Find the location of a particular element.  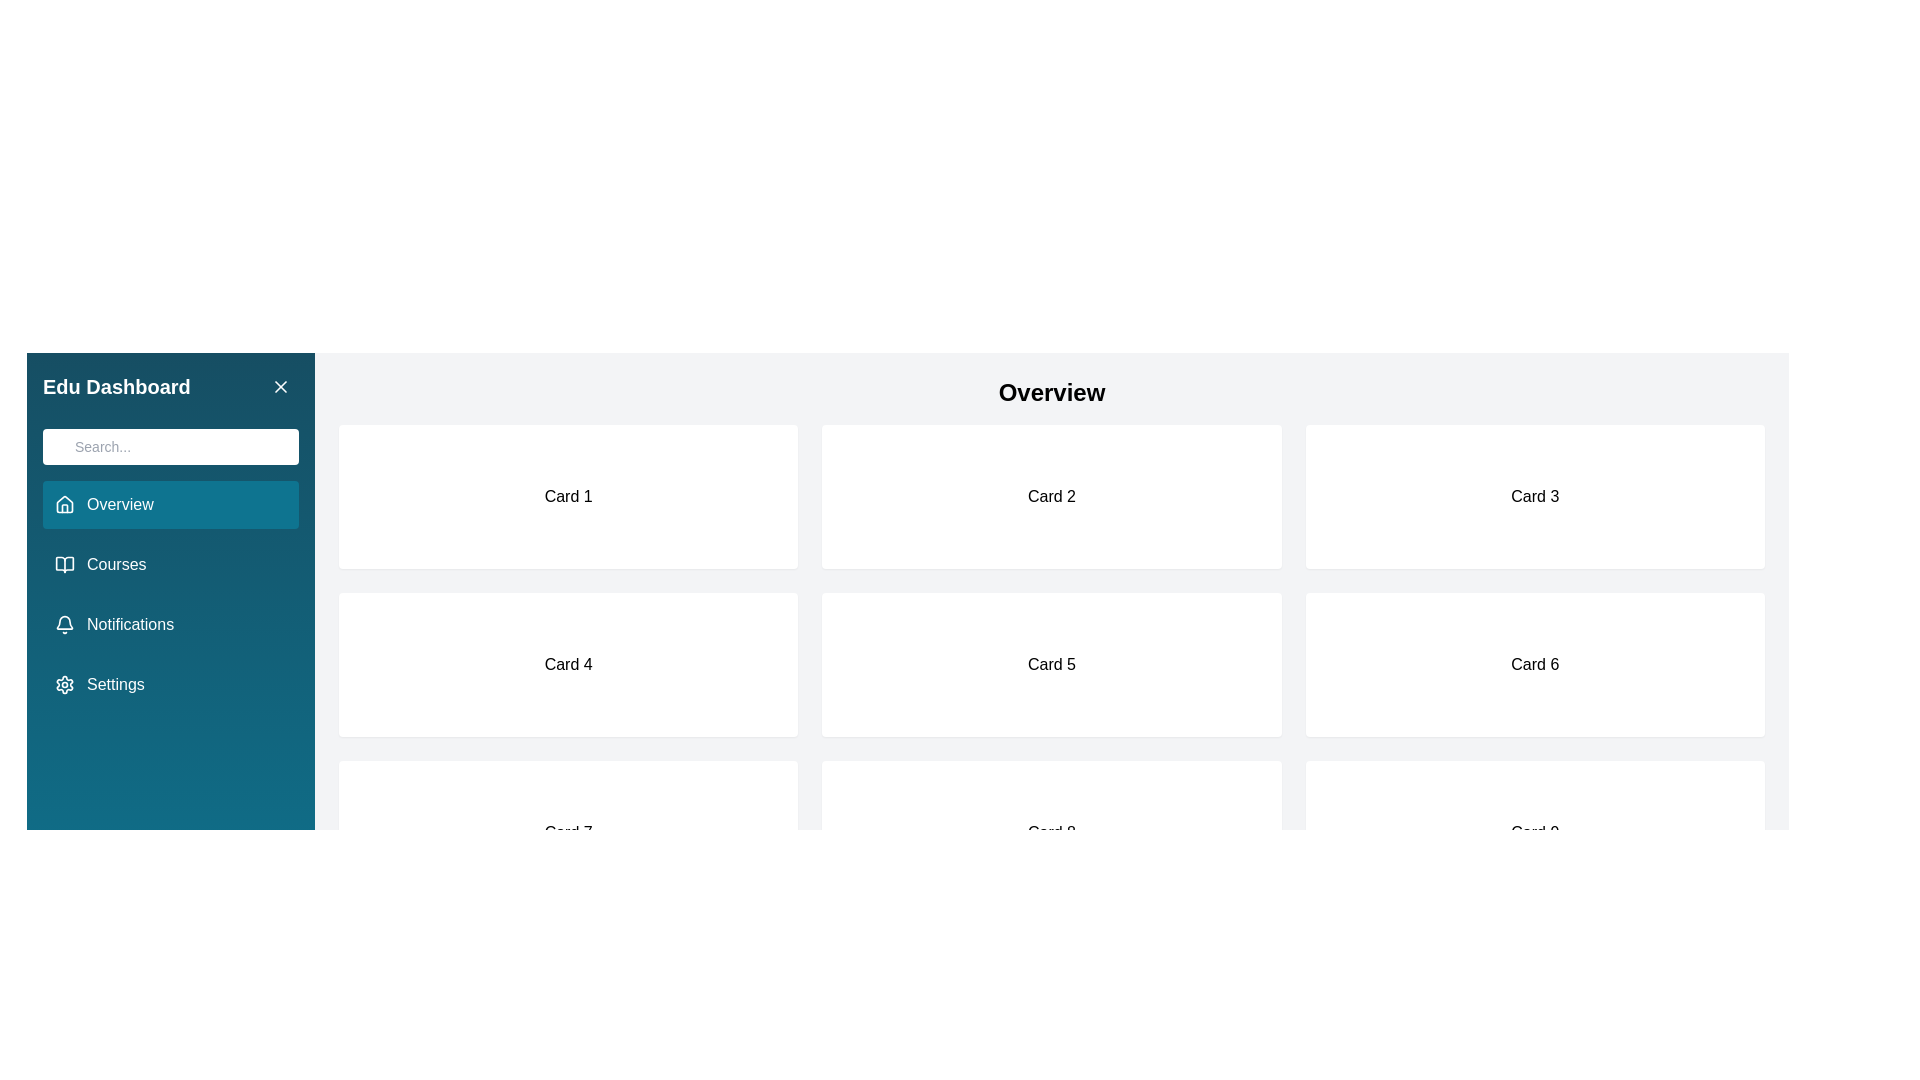

the menu item Settings to navigate to the corresponding section is located at coordinates (171, 684).